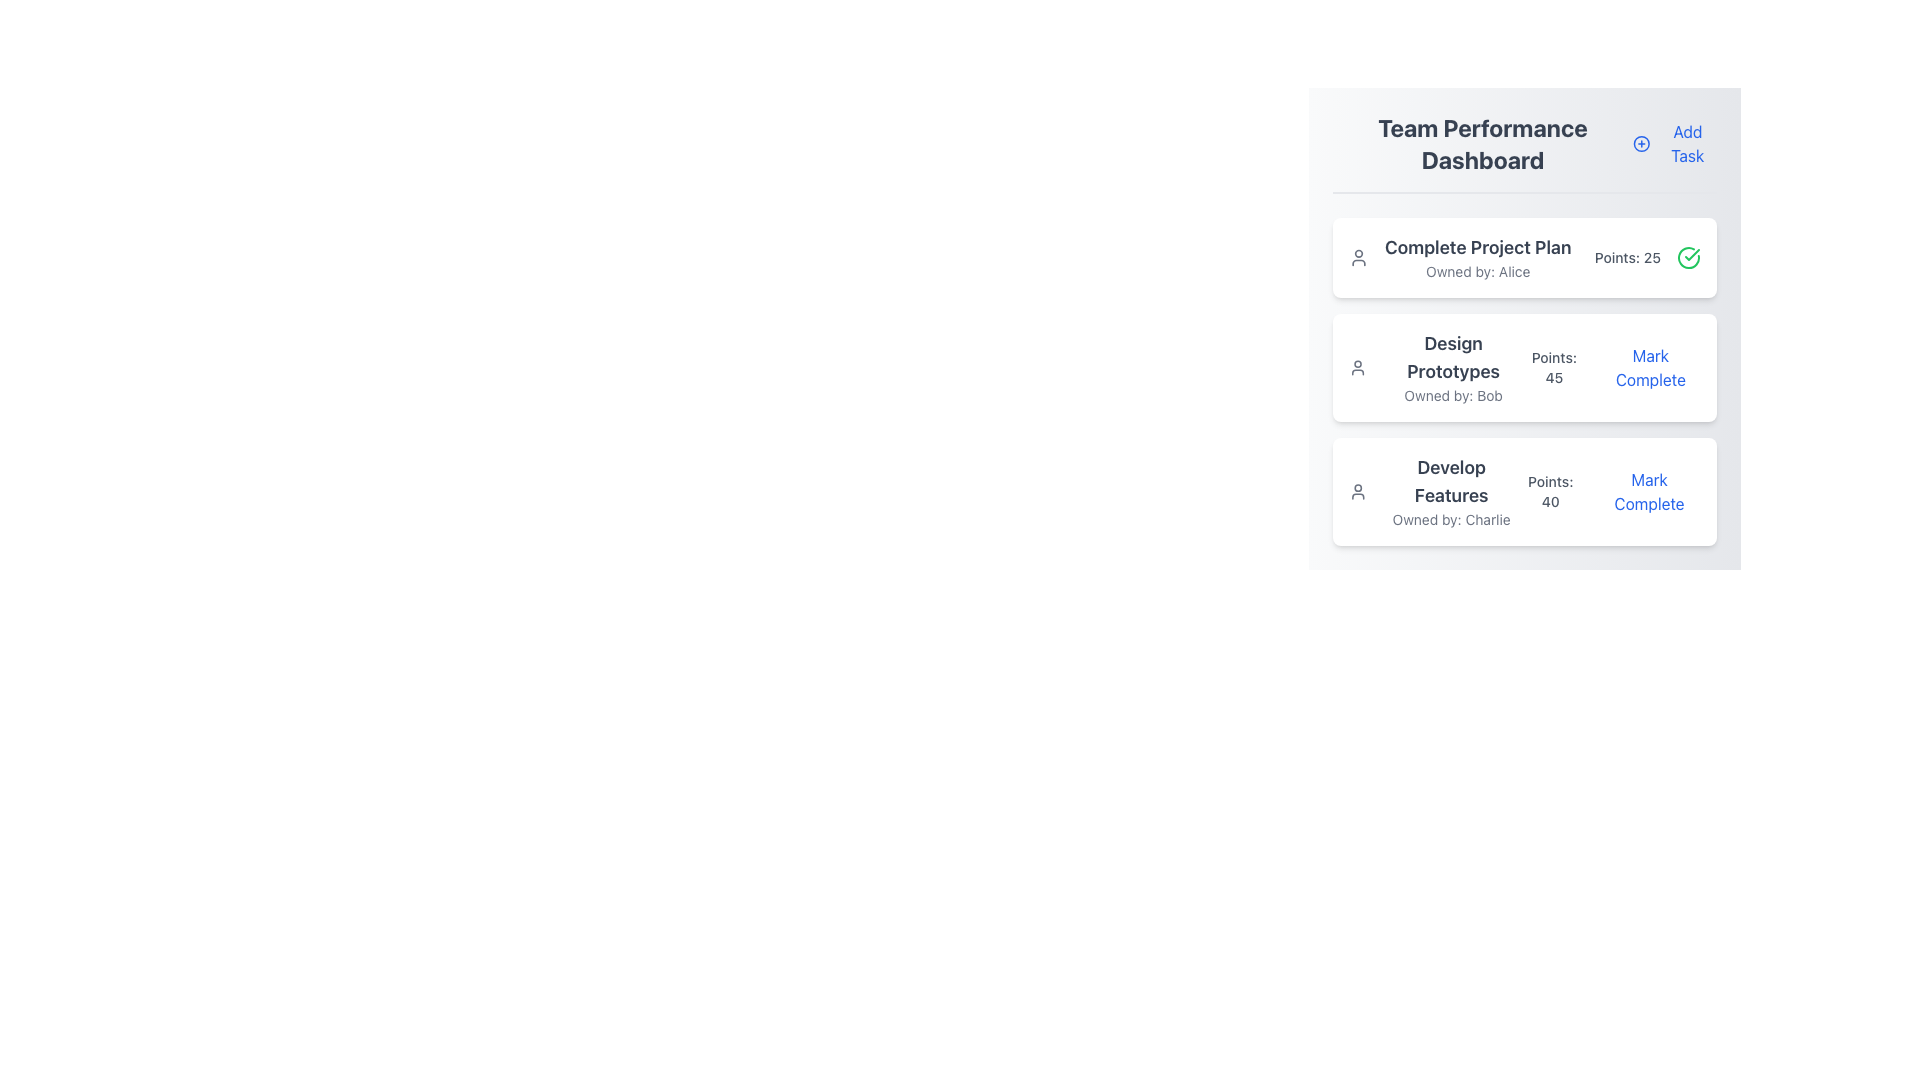 The height and width of the screenshot is (1080, 1920). I want to click on the head and shoulders silhouette icon with a gray outline, located to the left of the text 'Develop Features Owned by: Charlie' in the 'Team Performance Dashboard' panel, so click(1358, 492).